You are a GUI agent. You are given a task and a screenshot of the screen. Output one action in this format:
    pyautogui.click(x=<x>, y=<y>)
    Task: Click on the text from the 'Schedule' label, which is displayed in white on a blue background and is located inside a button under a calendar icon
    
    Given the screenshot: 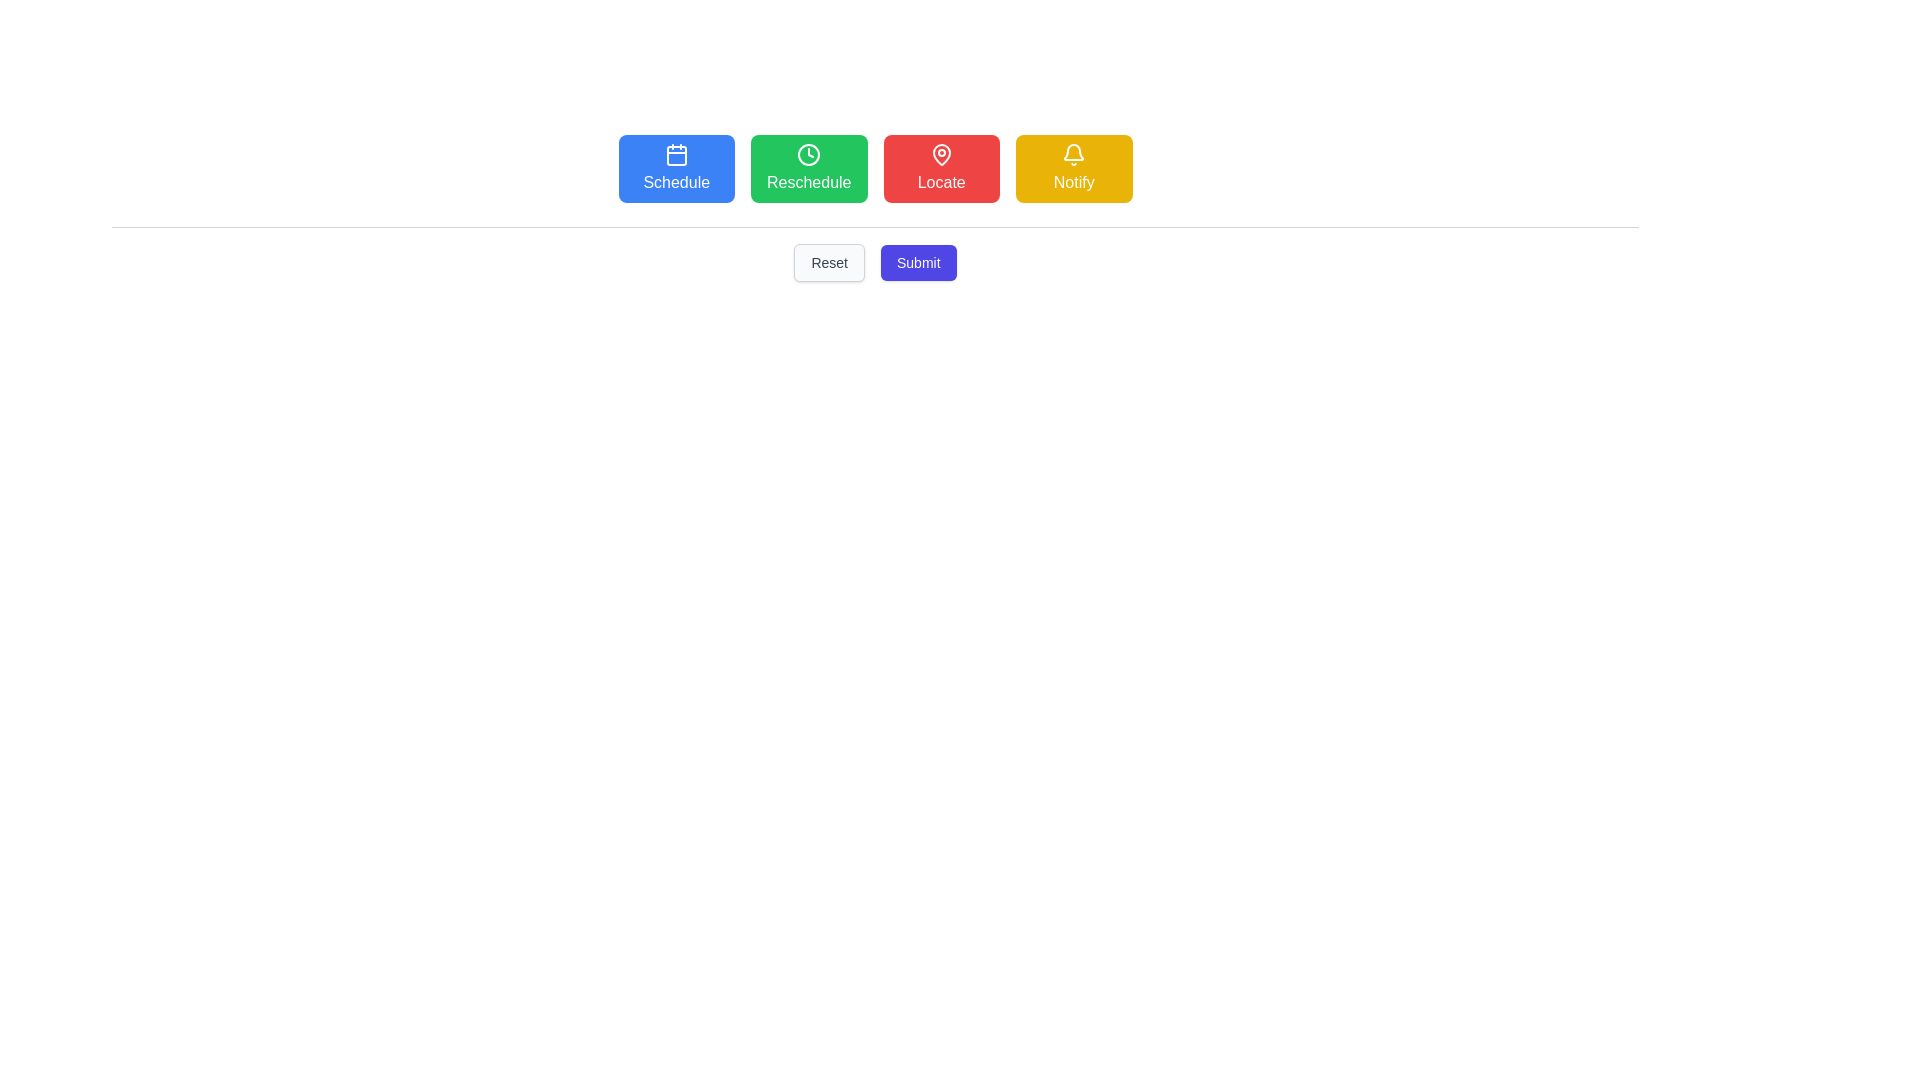 What is the action you would take?
    pyautogui.click(x=676, y=182)
    